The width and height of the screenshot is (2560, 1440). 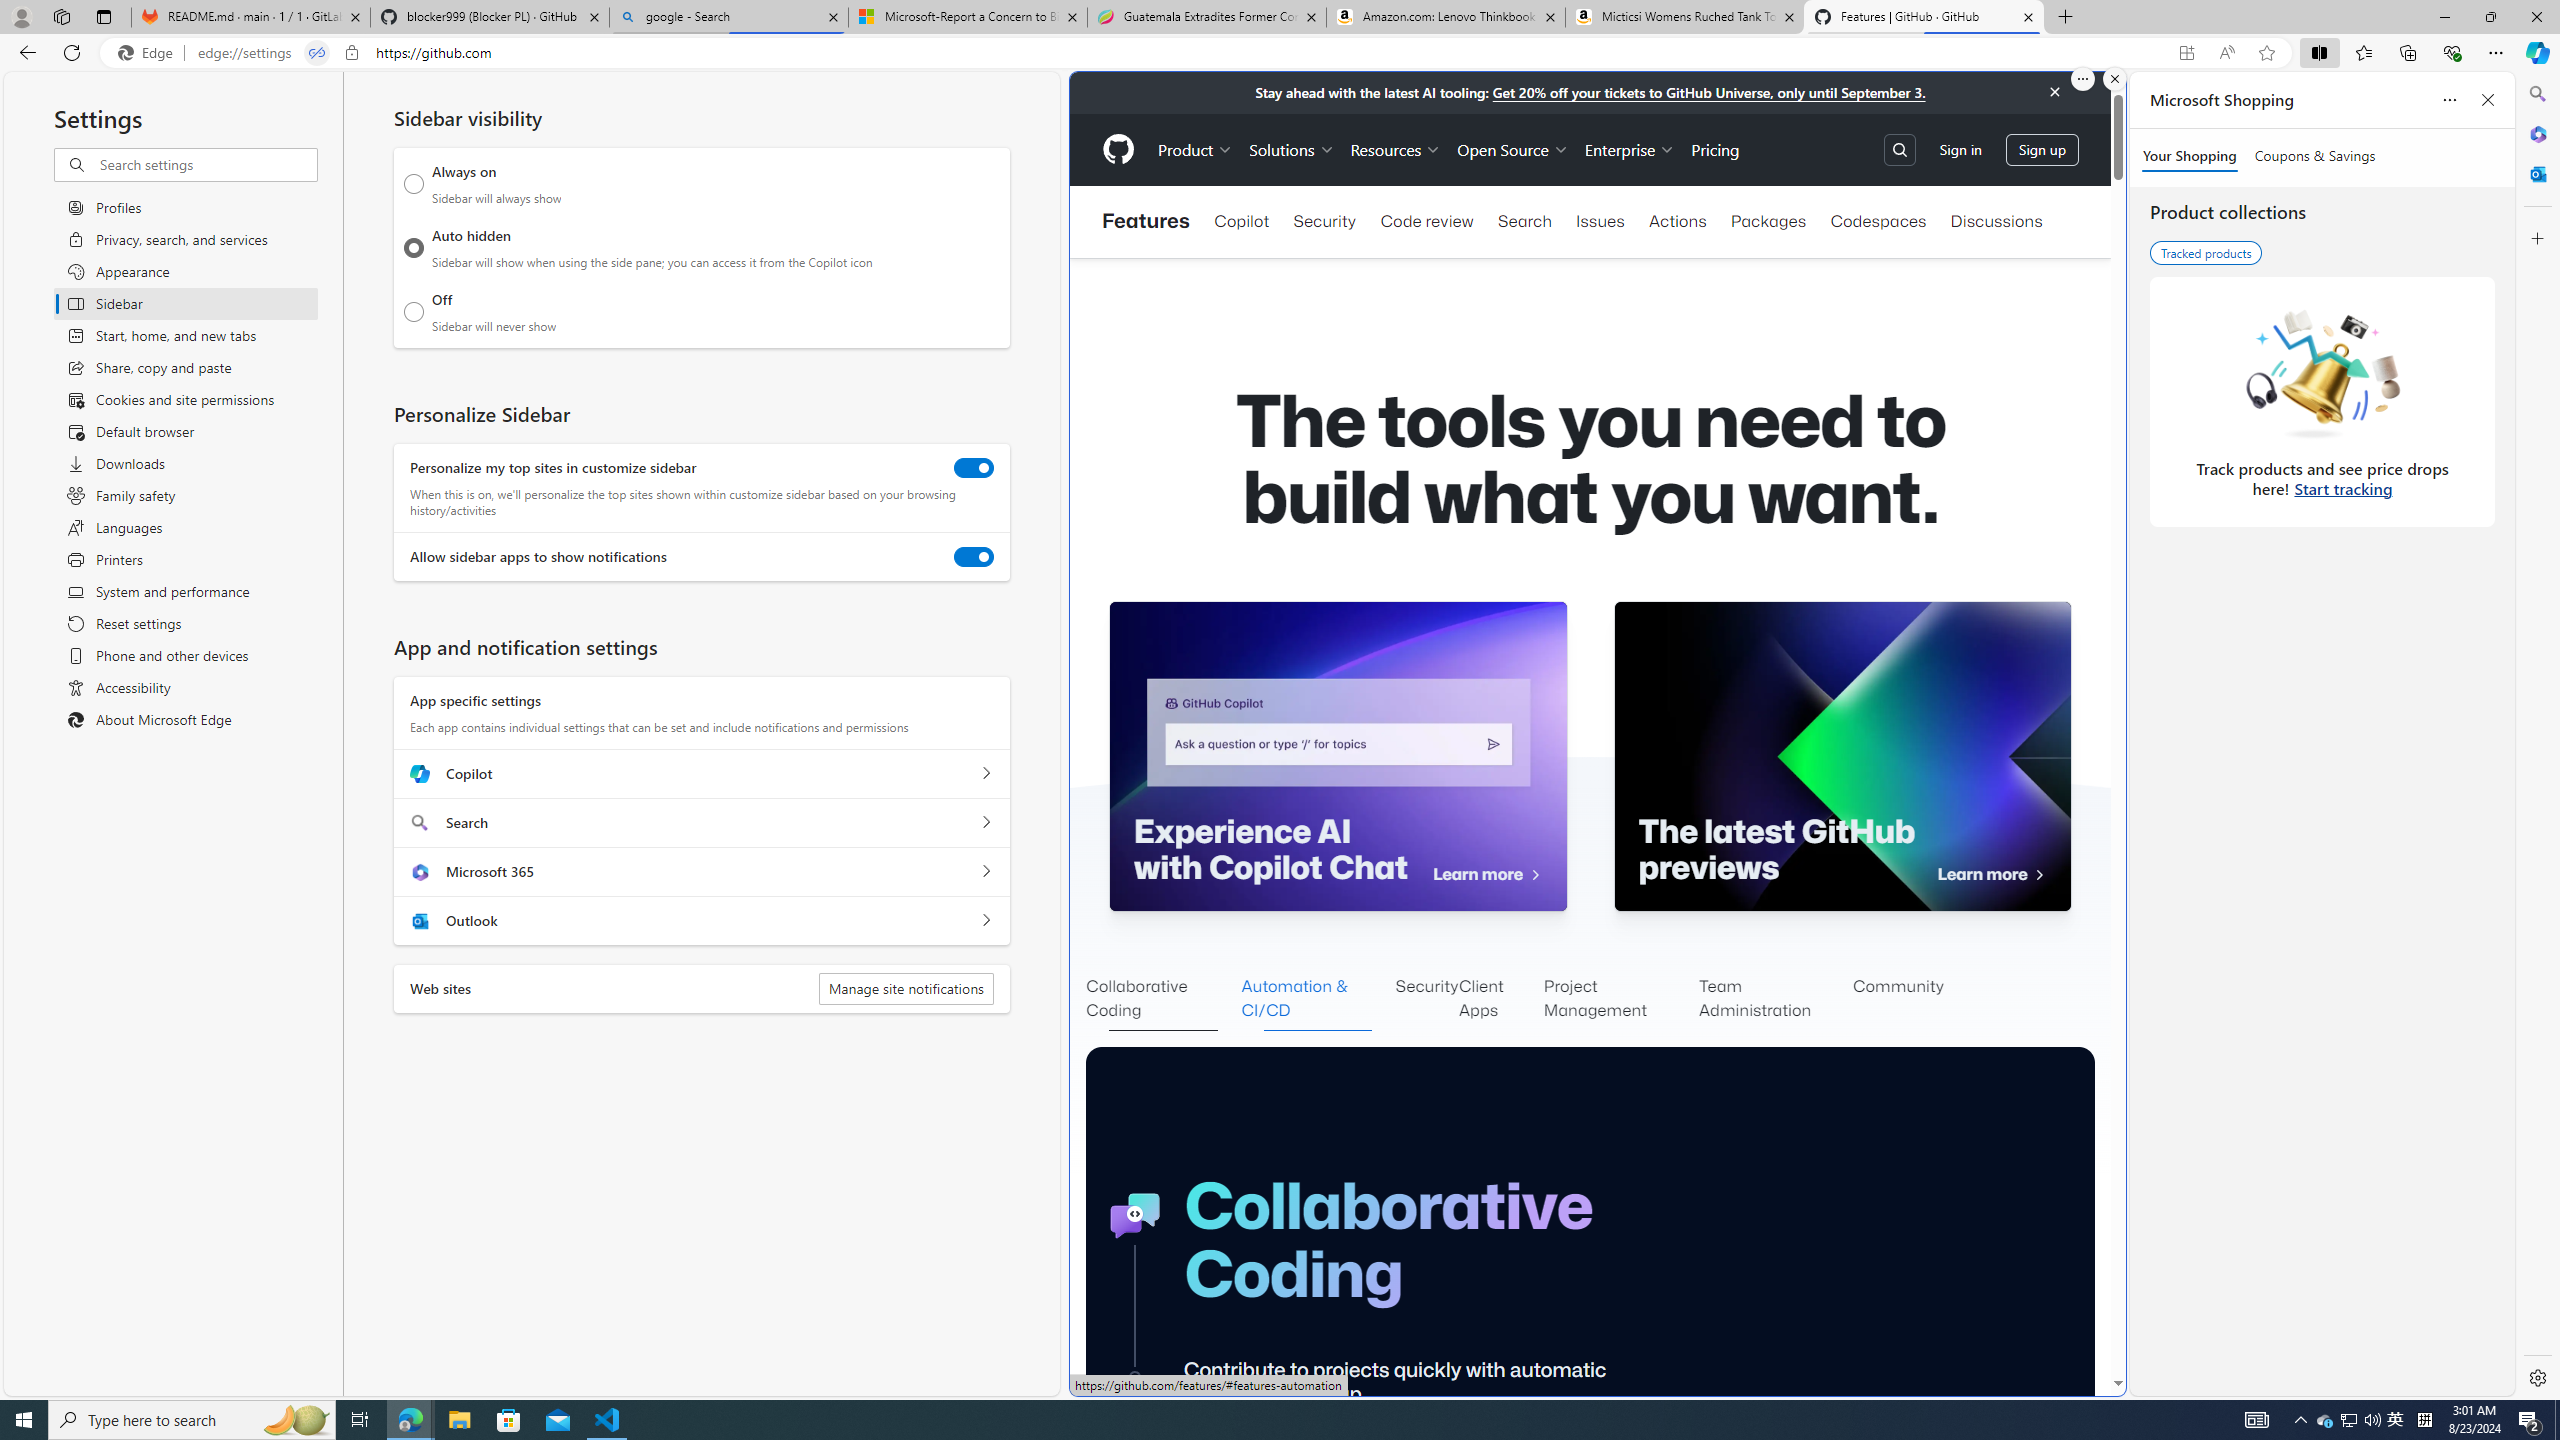 What do you see at coordinates (2082, 78) in the screenshot?
I see `'More options.'` at bounding box center [2082, 78].